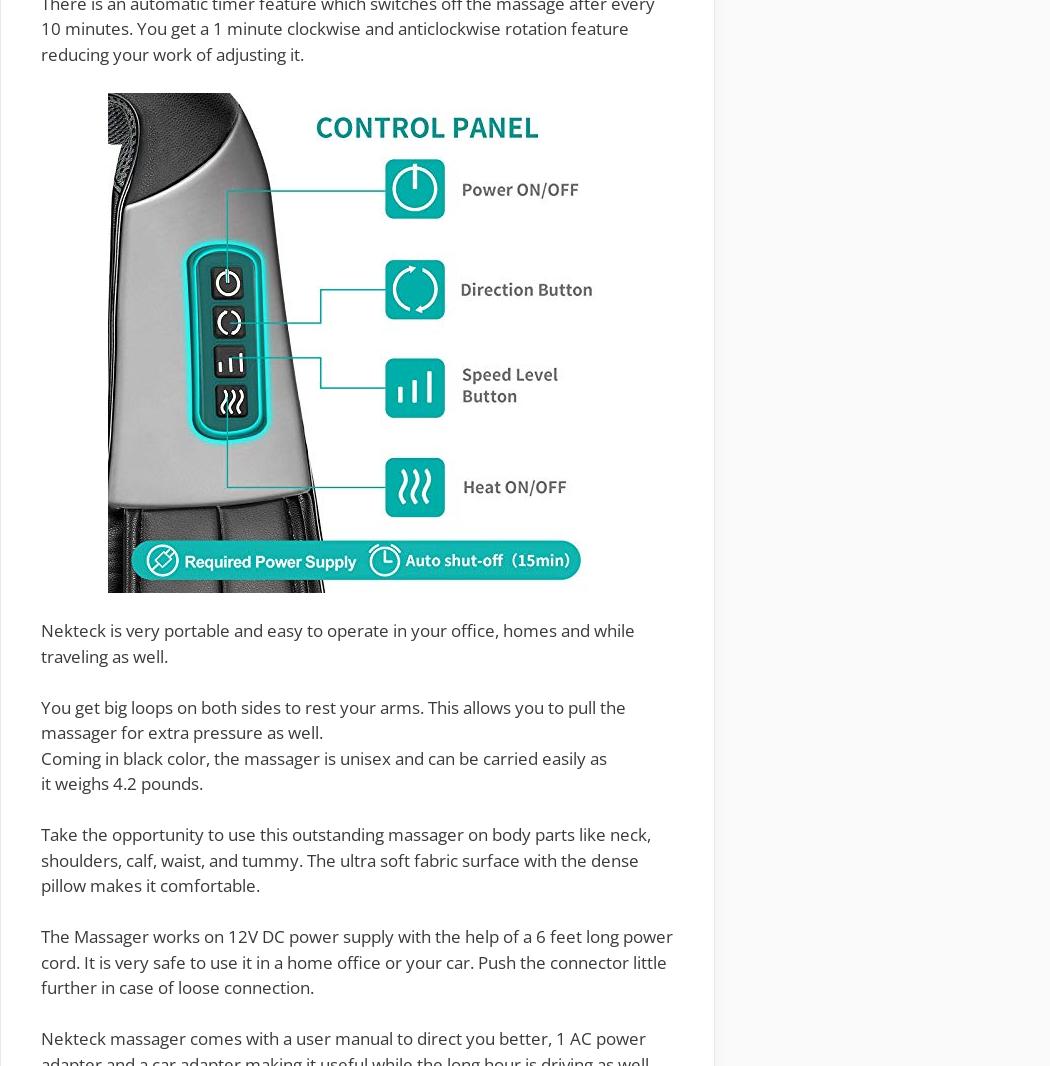 This screenshot has height=1066, width=1050. Describe the element at coordinates (337, 642) in the screenshot. I see `'Nekteck is very portable and easy to operate in your office, homes and while traveling as well.'` at that location.